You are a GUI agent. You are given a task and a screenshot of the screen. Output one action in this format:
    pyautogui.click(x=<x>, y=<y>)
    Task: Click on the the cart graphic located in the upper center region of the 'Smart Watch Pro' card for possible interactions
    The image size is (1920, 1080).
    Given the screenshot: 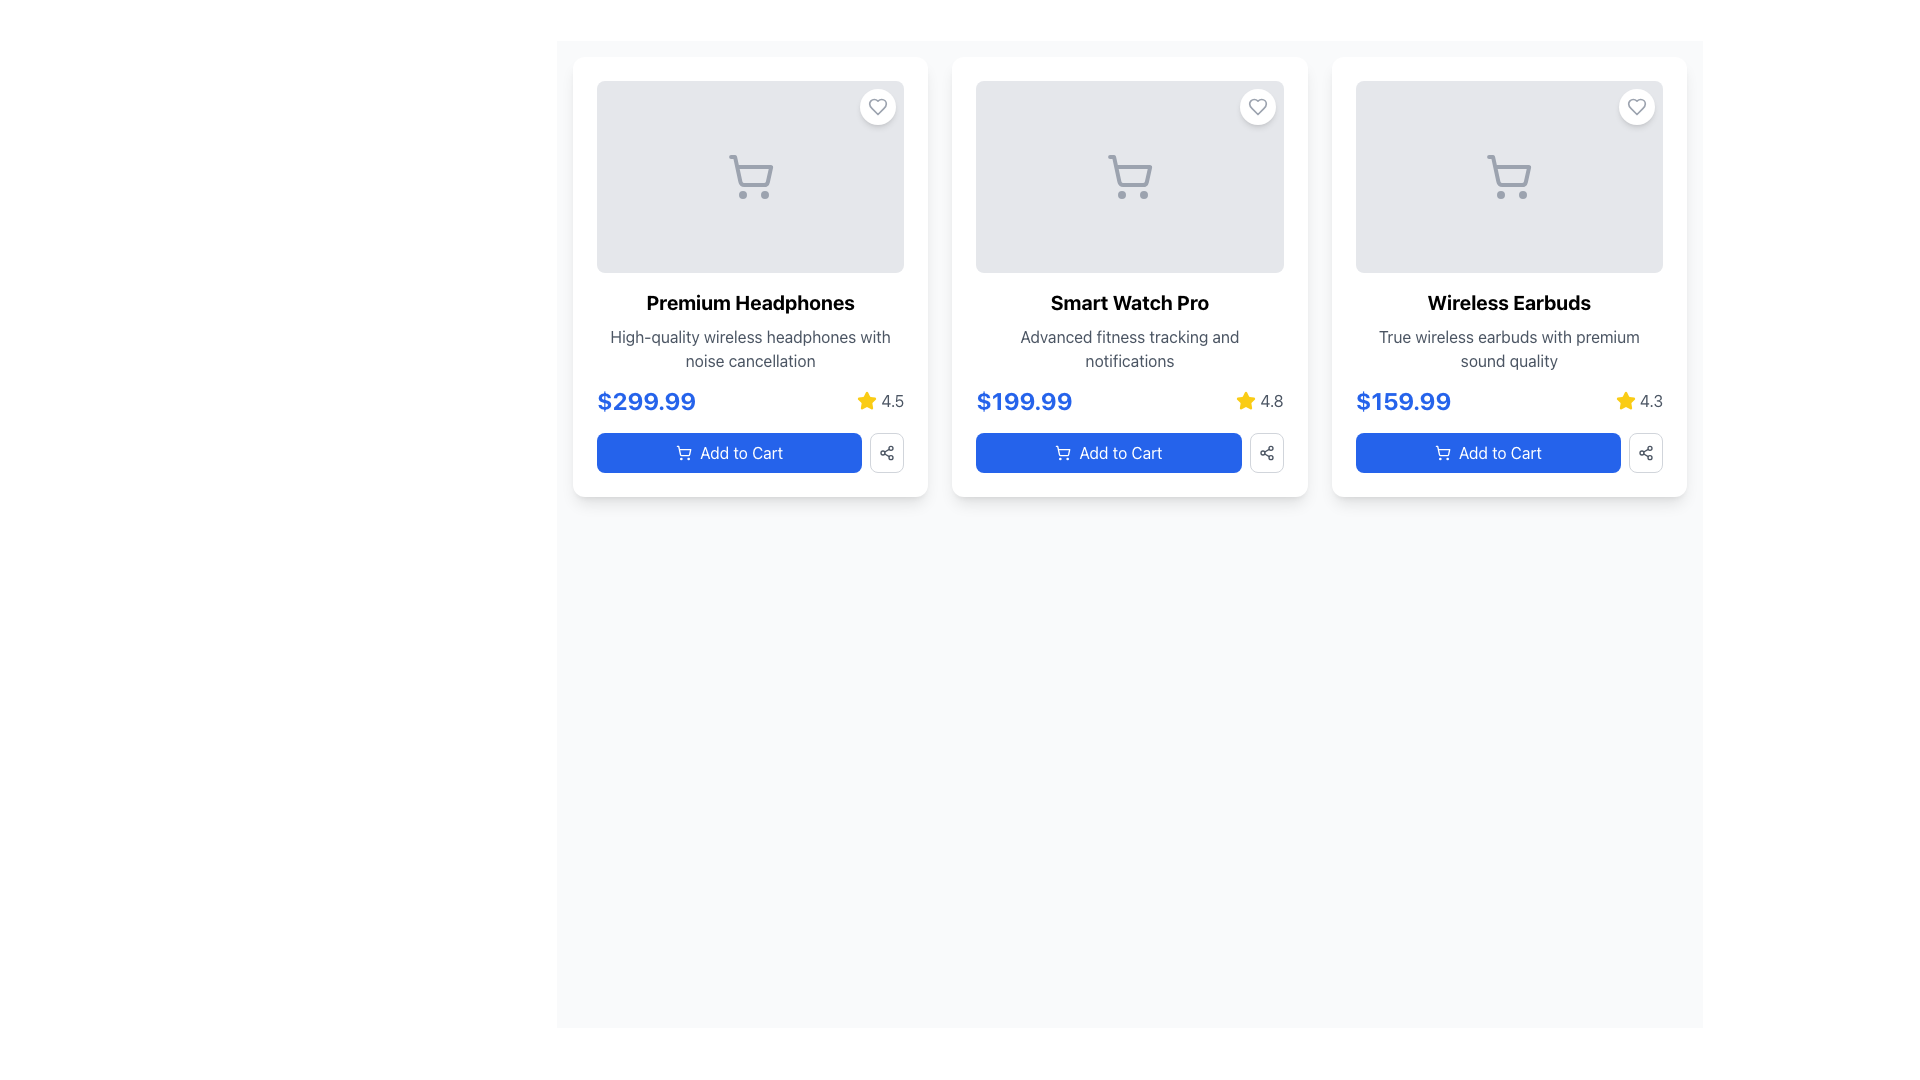 What is the action you would take?
    pyautogui.click(x=1130, y=170)
    